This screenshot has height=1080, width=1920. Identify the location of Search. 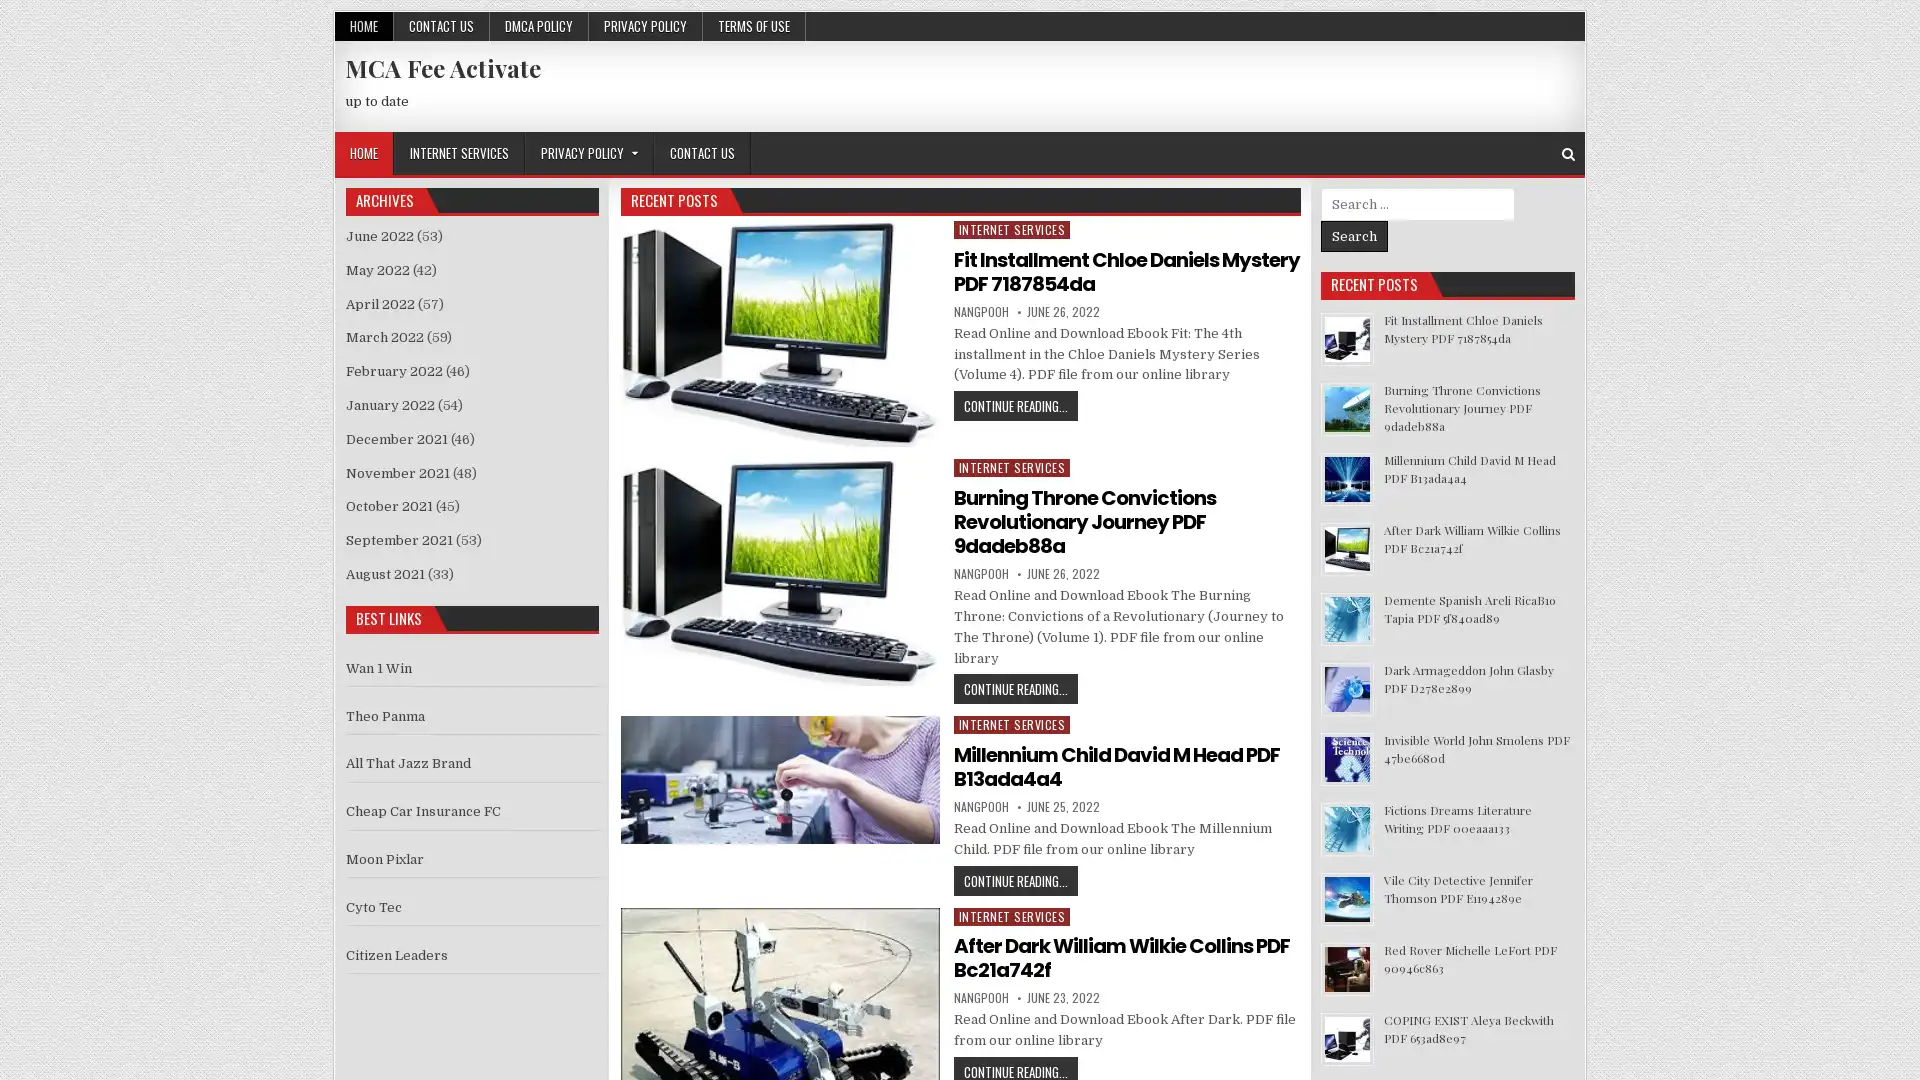
(1354, 235).